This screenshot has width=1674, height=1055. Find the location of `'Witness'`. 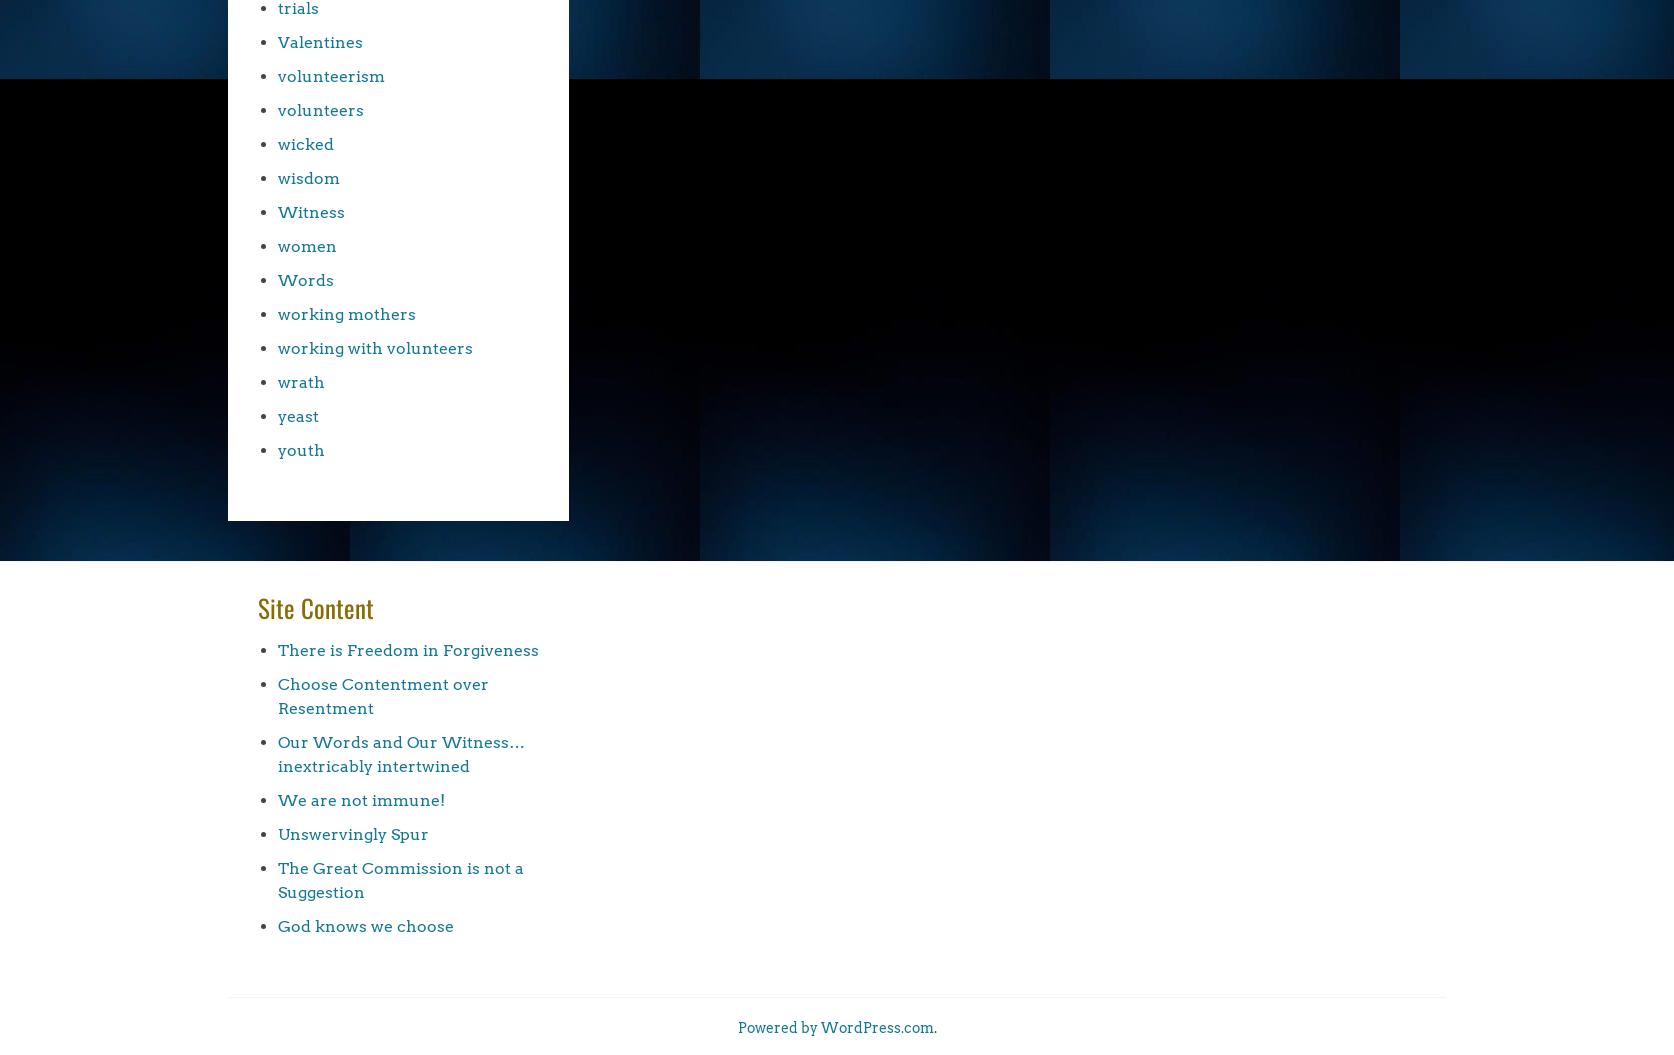

'Witness' is located at coordinates (311, 211).